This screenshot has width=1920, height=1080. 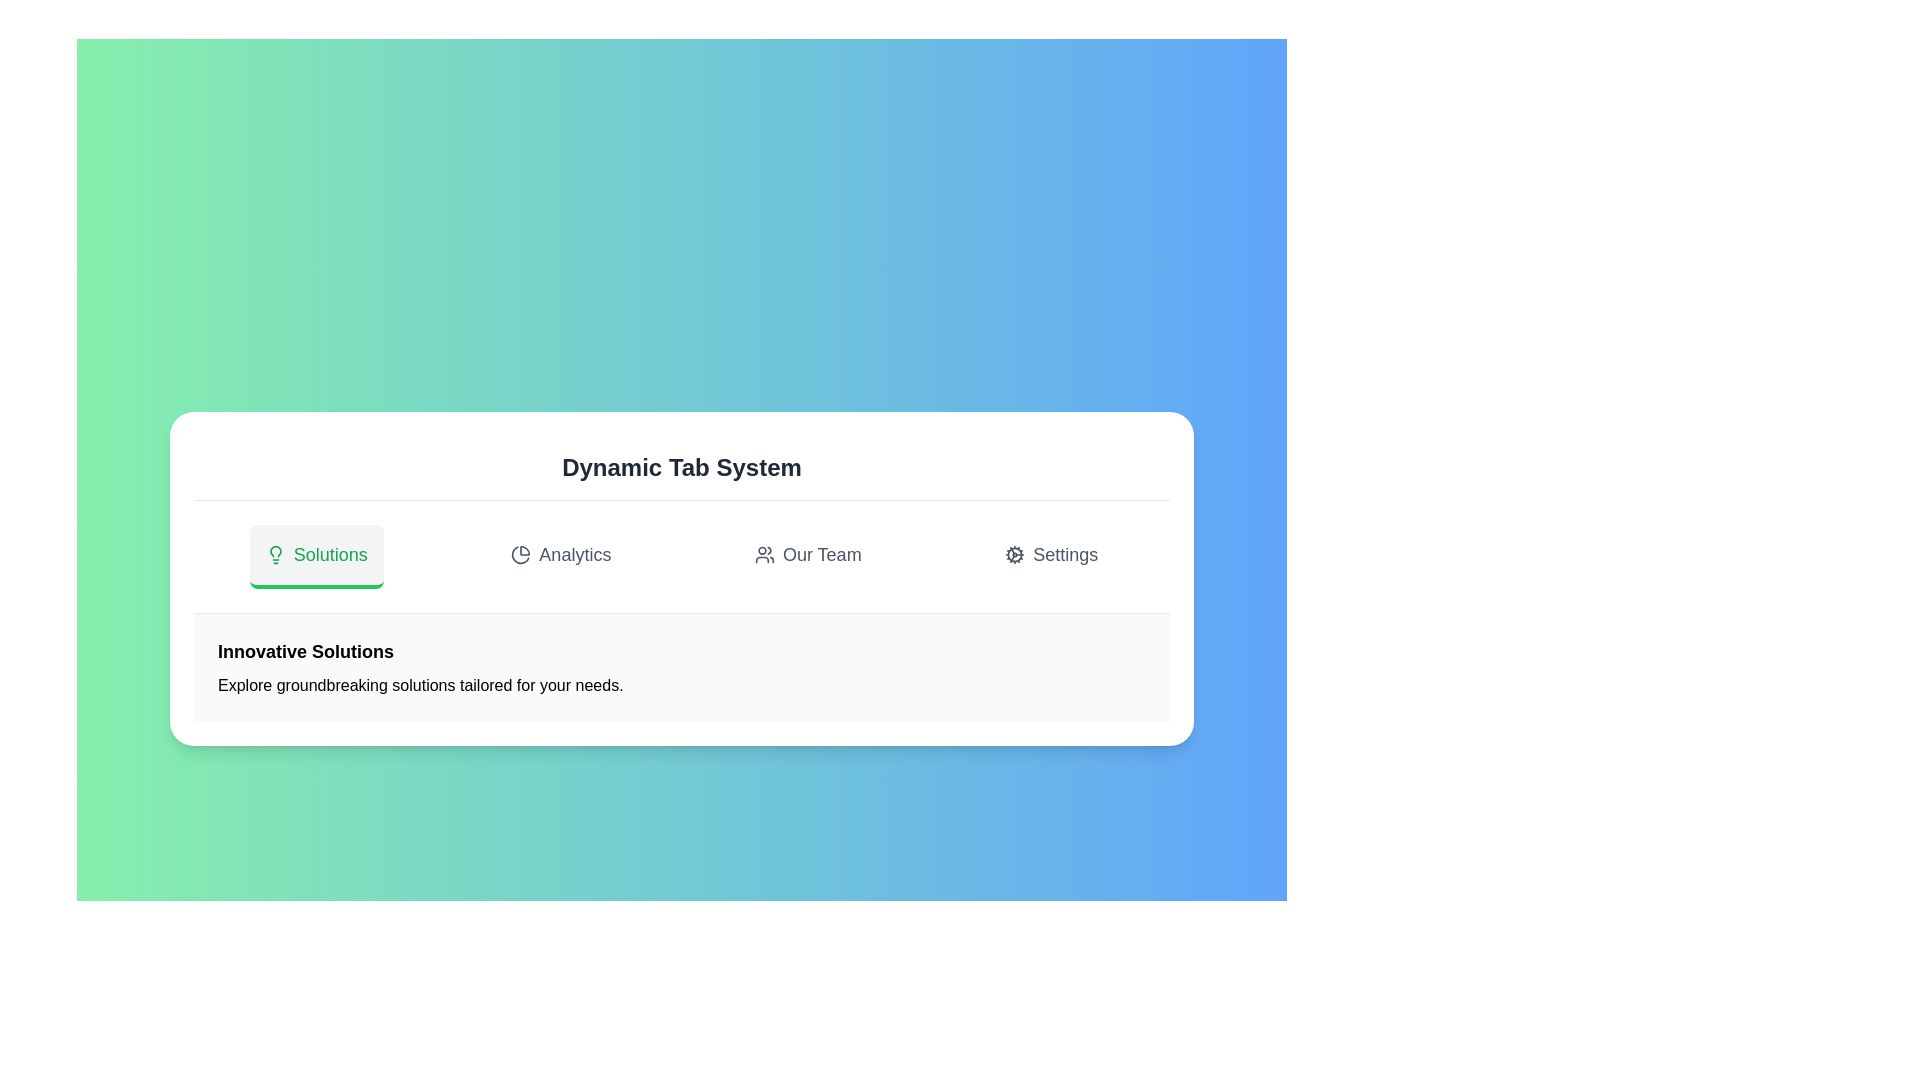 I want to click on the 'Solutions' tab icon located on the leftmost side of the tab row, positioned before the text label 'Solutions', so click(x=274, y=555).